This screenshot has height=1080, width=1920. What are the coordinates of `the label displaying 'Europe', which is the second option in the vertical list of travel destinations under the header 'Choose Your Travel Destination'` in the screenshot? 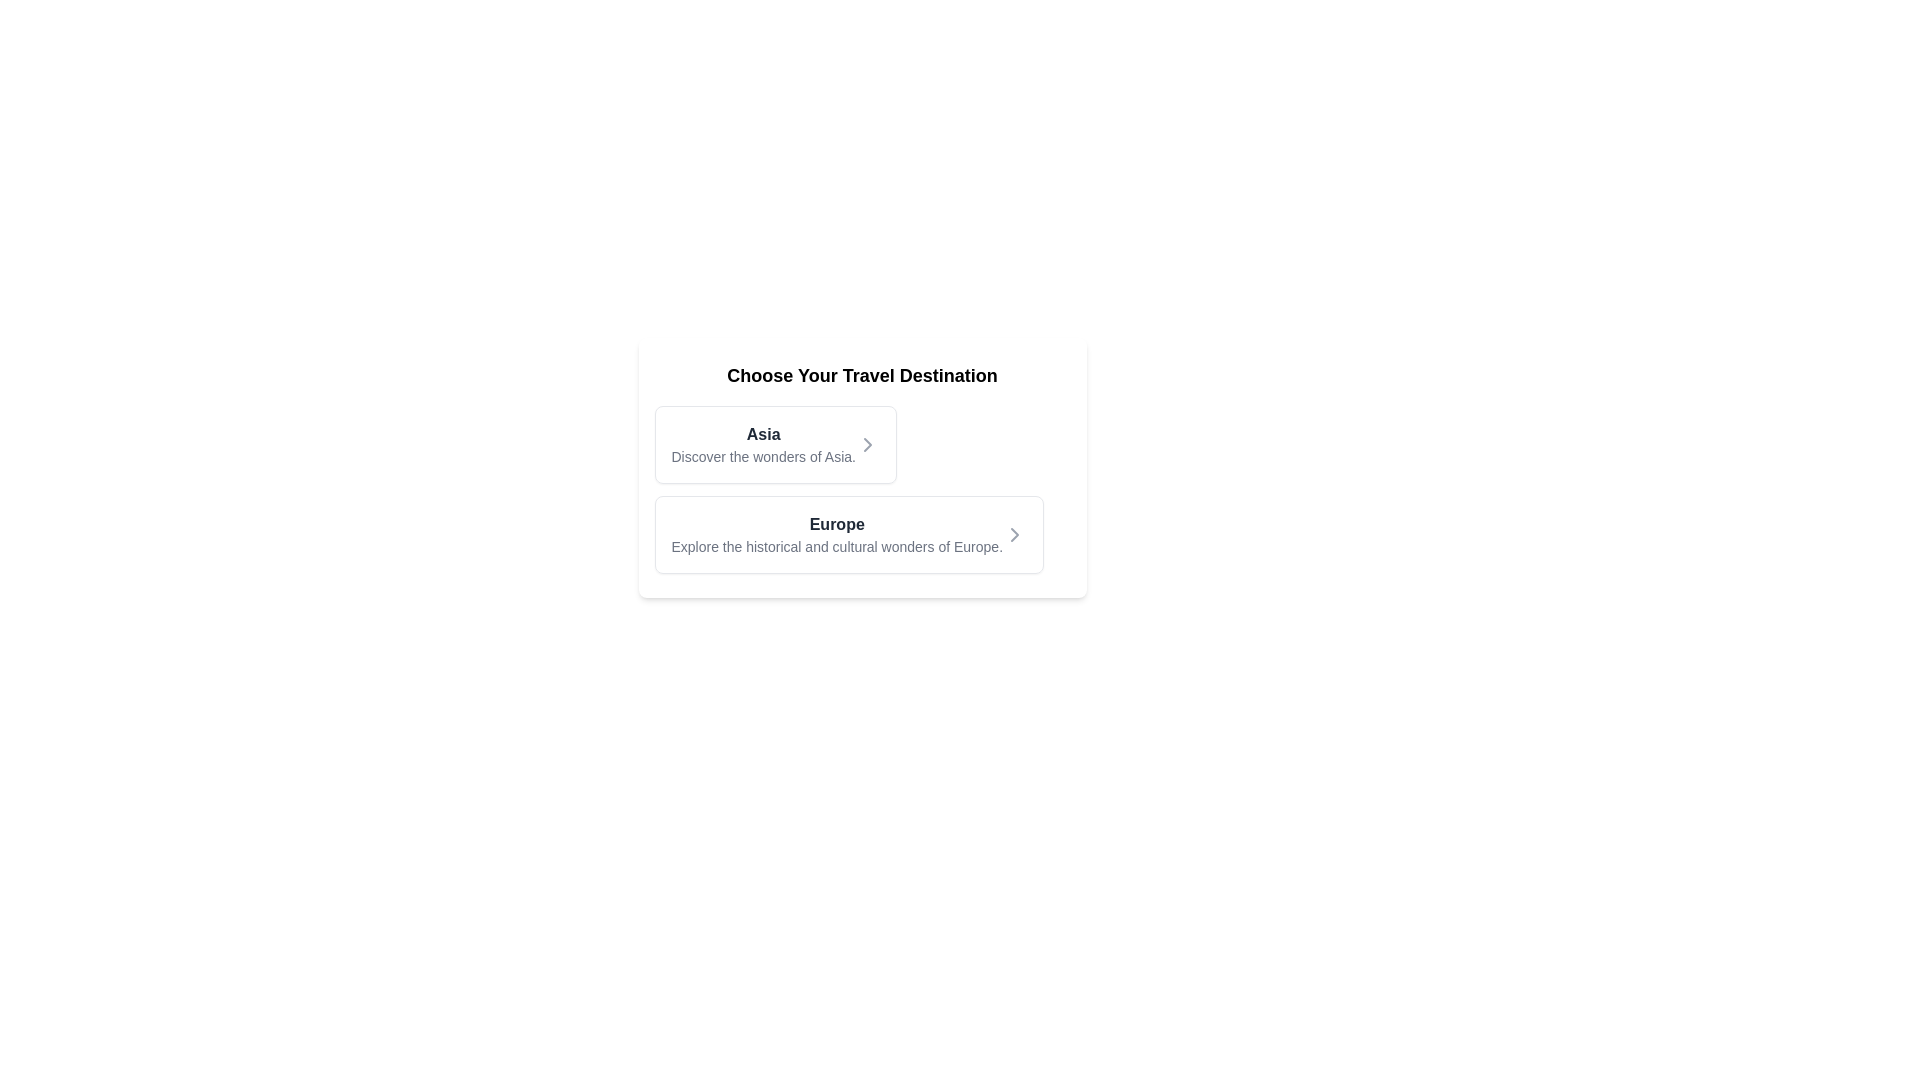 It's located at (837, 534).